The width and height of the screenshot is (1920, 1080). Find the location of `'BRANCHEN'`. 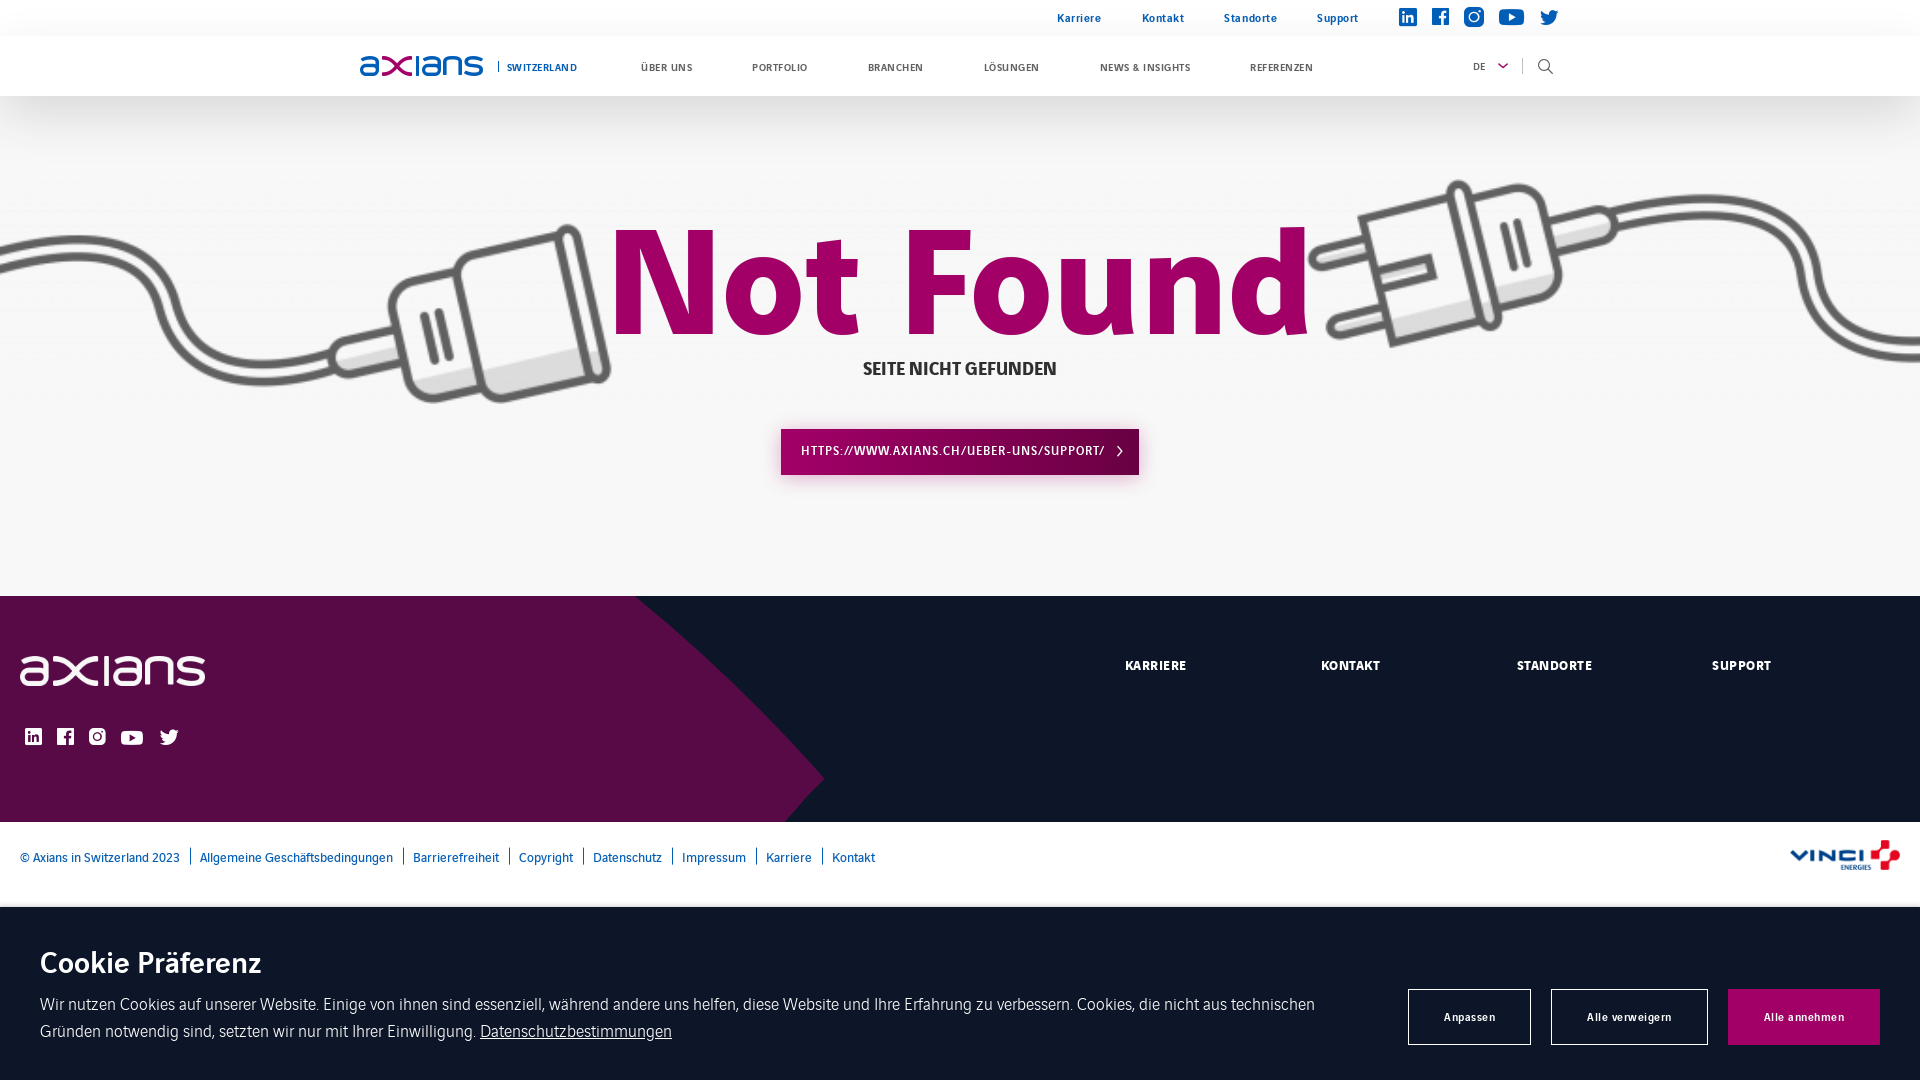

'BRANCHEN' is located at coordinates (895, 64).